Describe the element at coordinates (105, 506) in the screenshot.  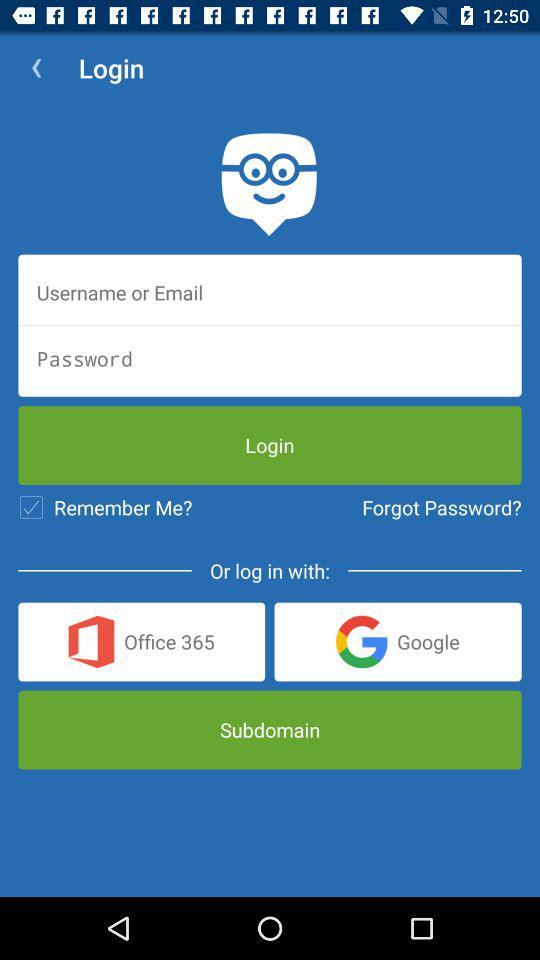
I see `the item next to the forgot password? icon` at that location.